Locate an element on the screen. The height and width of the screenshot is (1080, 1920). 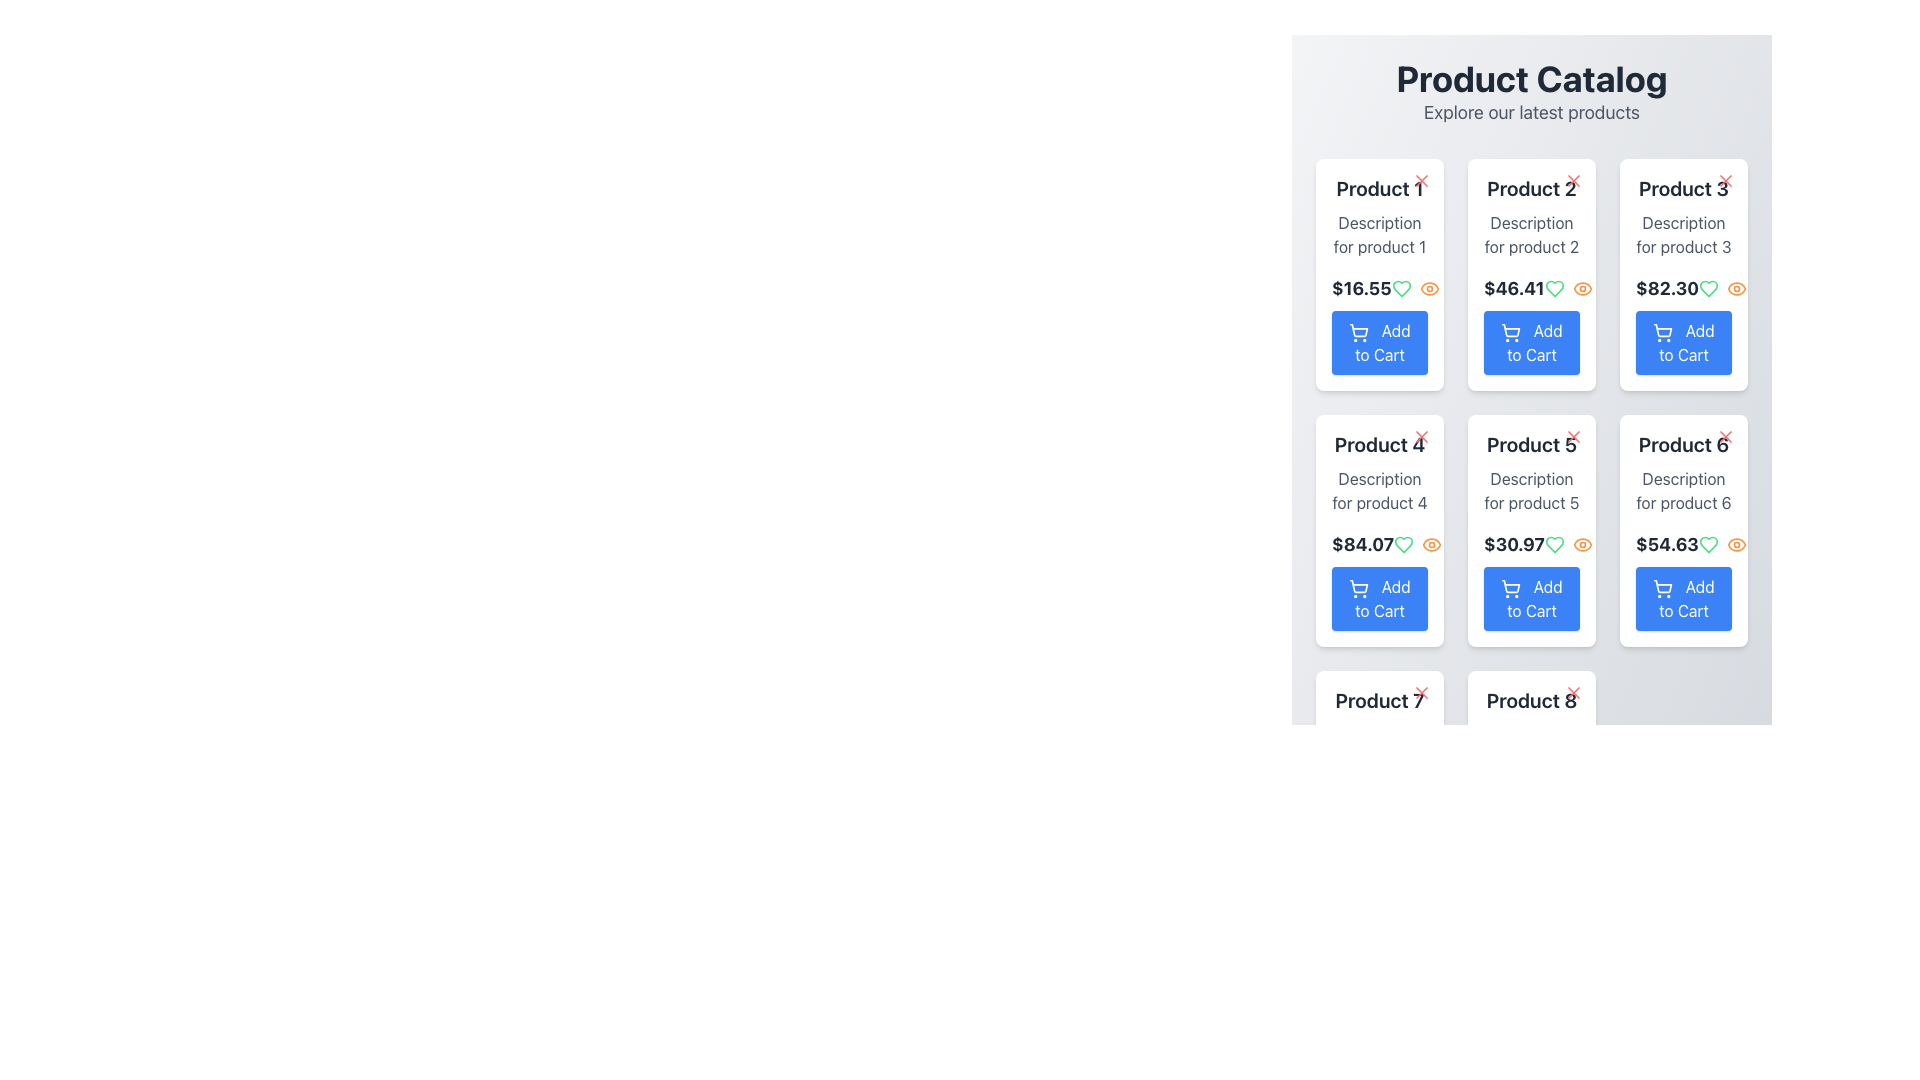
text from the light gray text label that displays 'Explore our latest products', located beneath the 'Product Catalog' title at the top center of the interface is located at coordinates (1530, 112).